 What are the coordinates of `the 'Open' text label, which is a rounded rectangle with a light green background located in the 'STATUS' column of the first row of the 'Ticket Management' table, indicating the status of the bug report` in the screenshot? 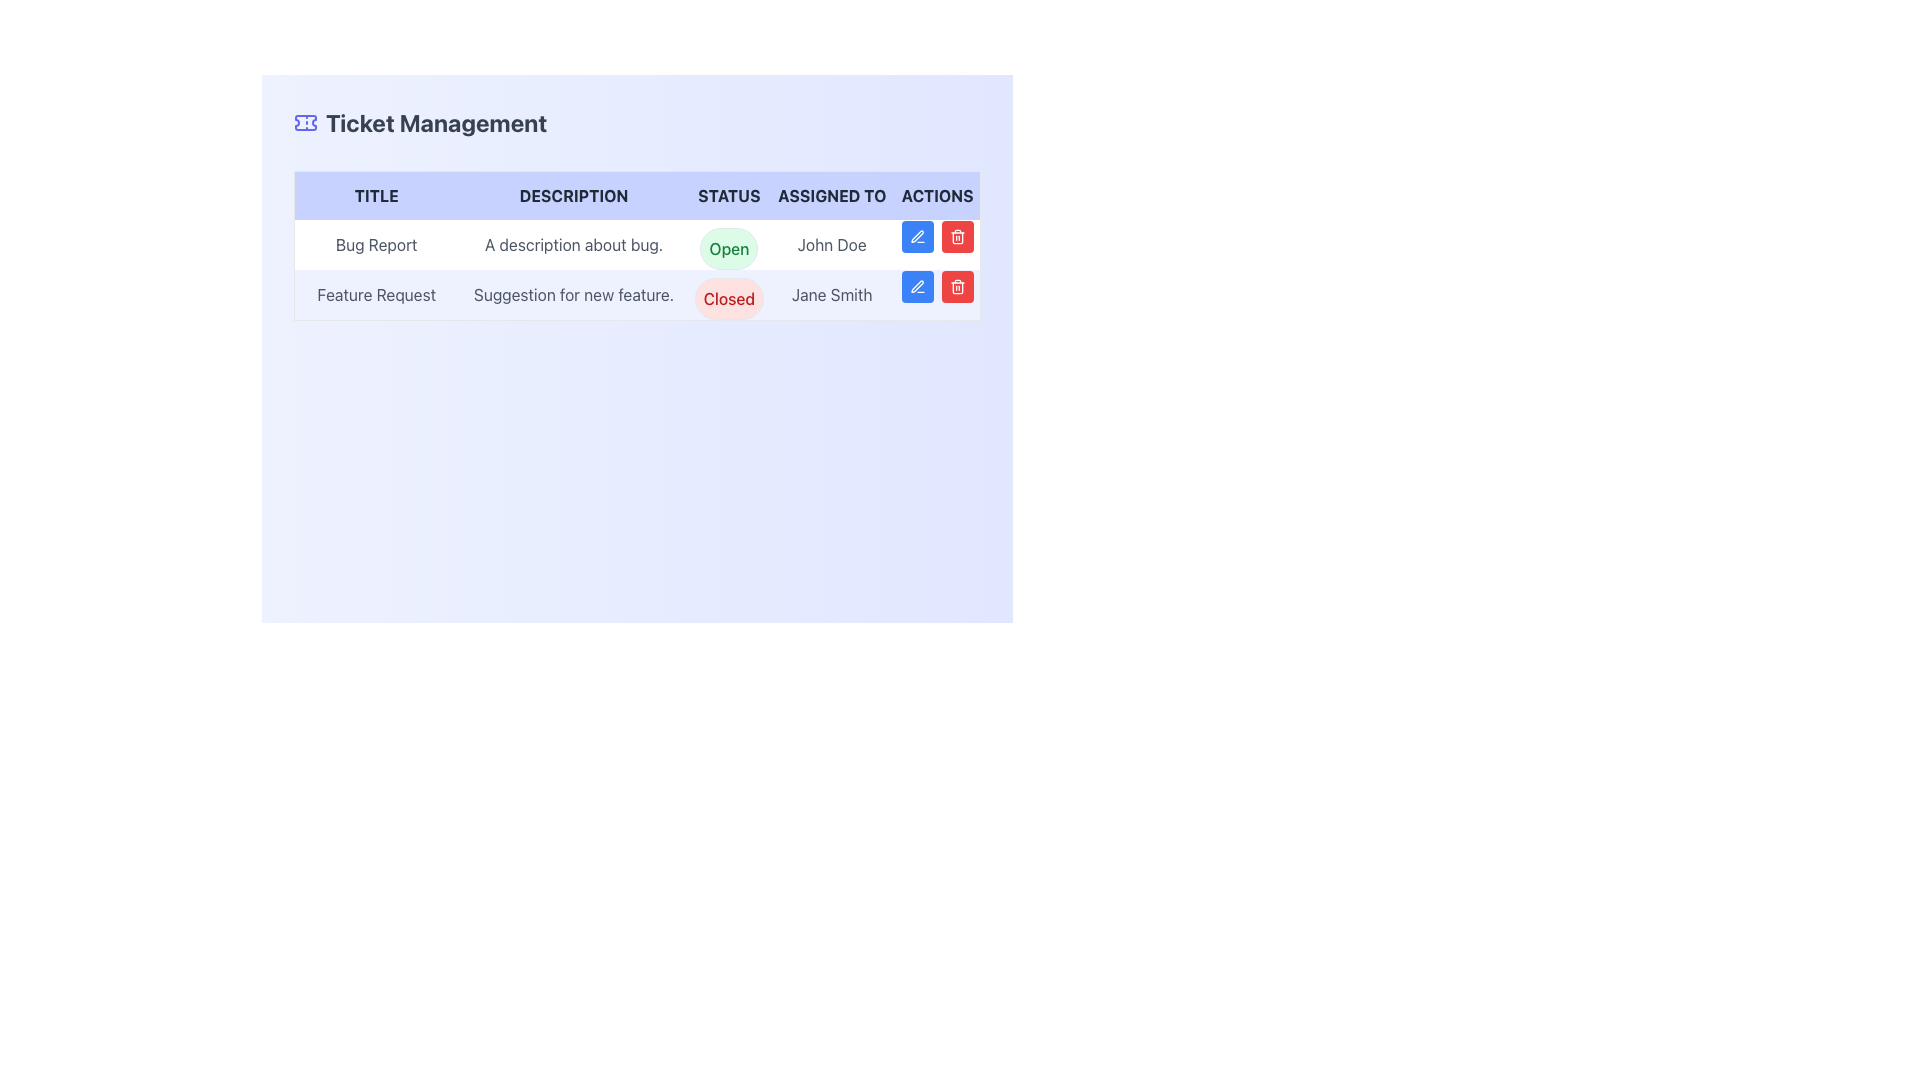 It's located at (728, 247).